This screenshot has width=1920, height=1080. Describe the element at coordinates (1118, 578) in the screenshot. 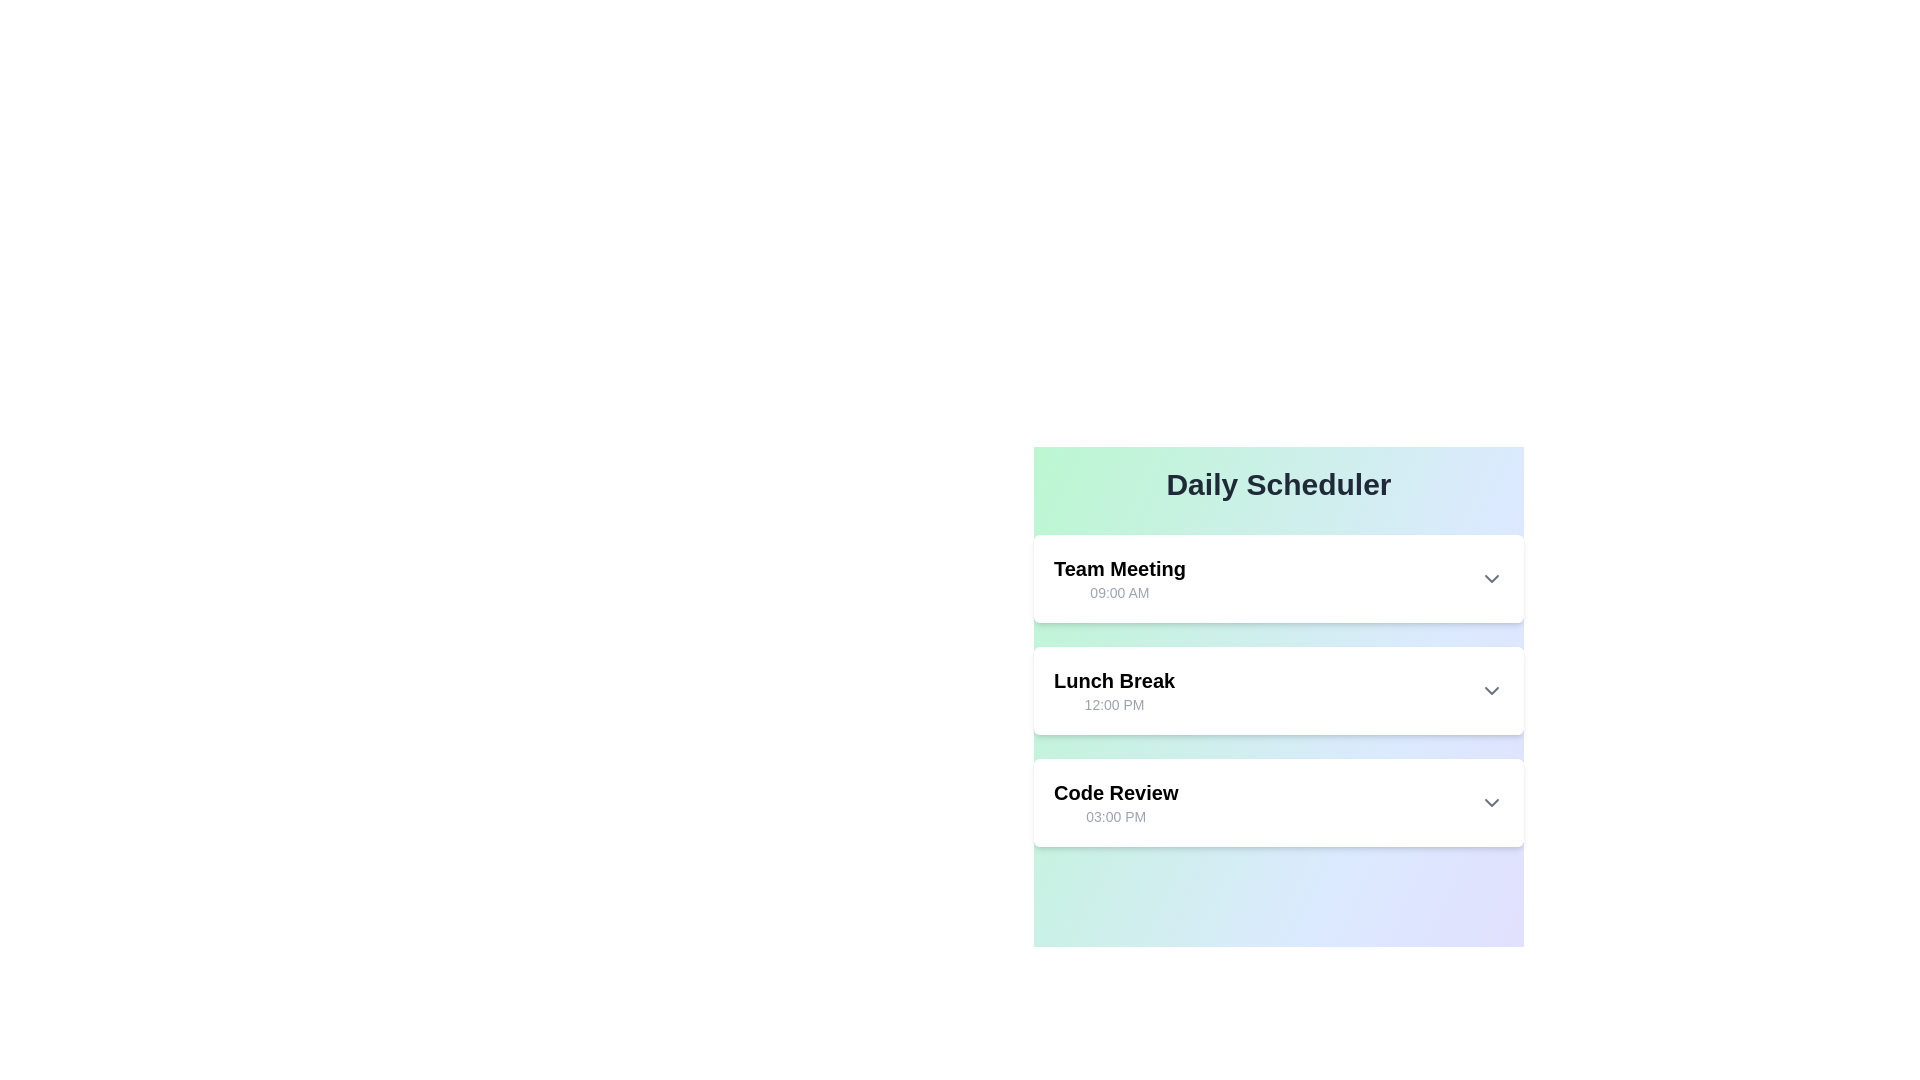

I see `event details displayed in the informational text block at the top of the 'Daily Scheduler' section, which contains the title and time of a scheduled event` at that location.